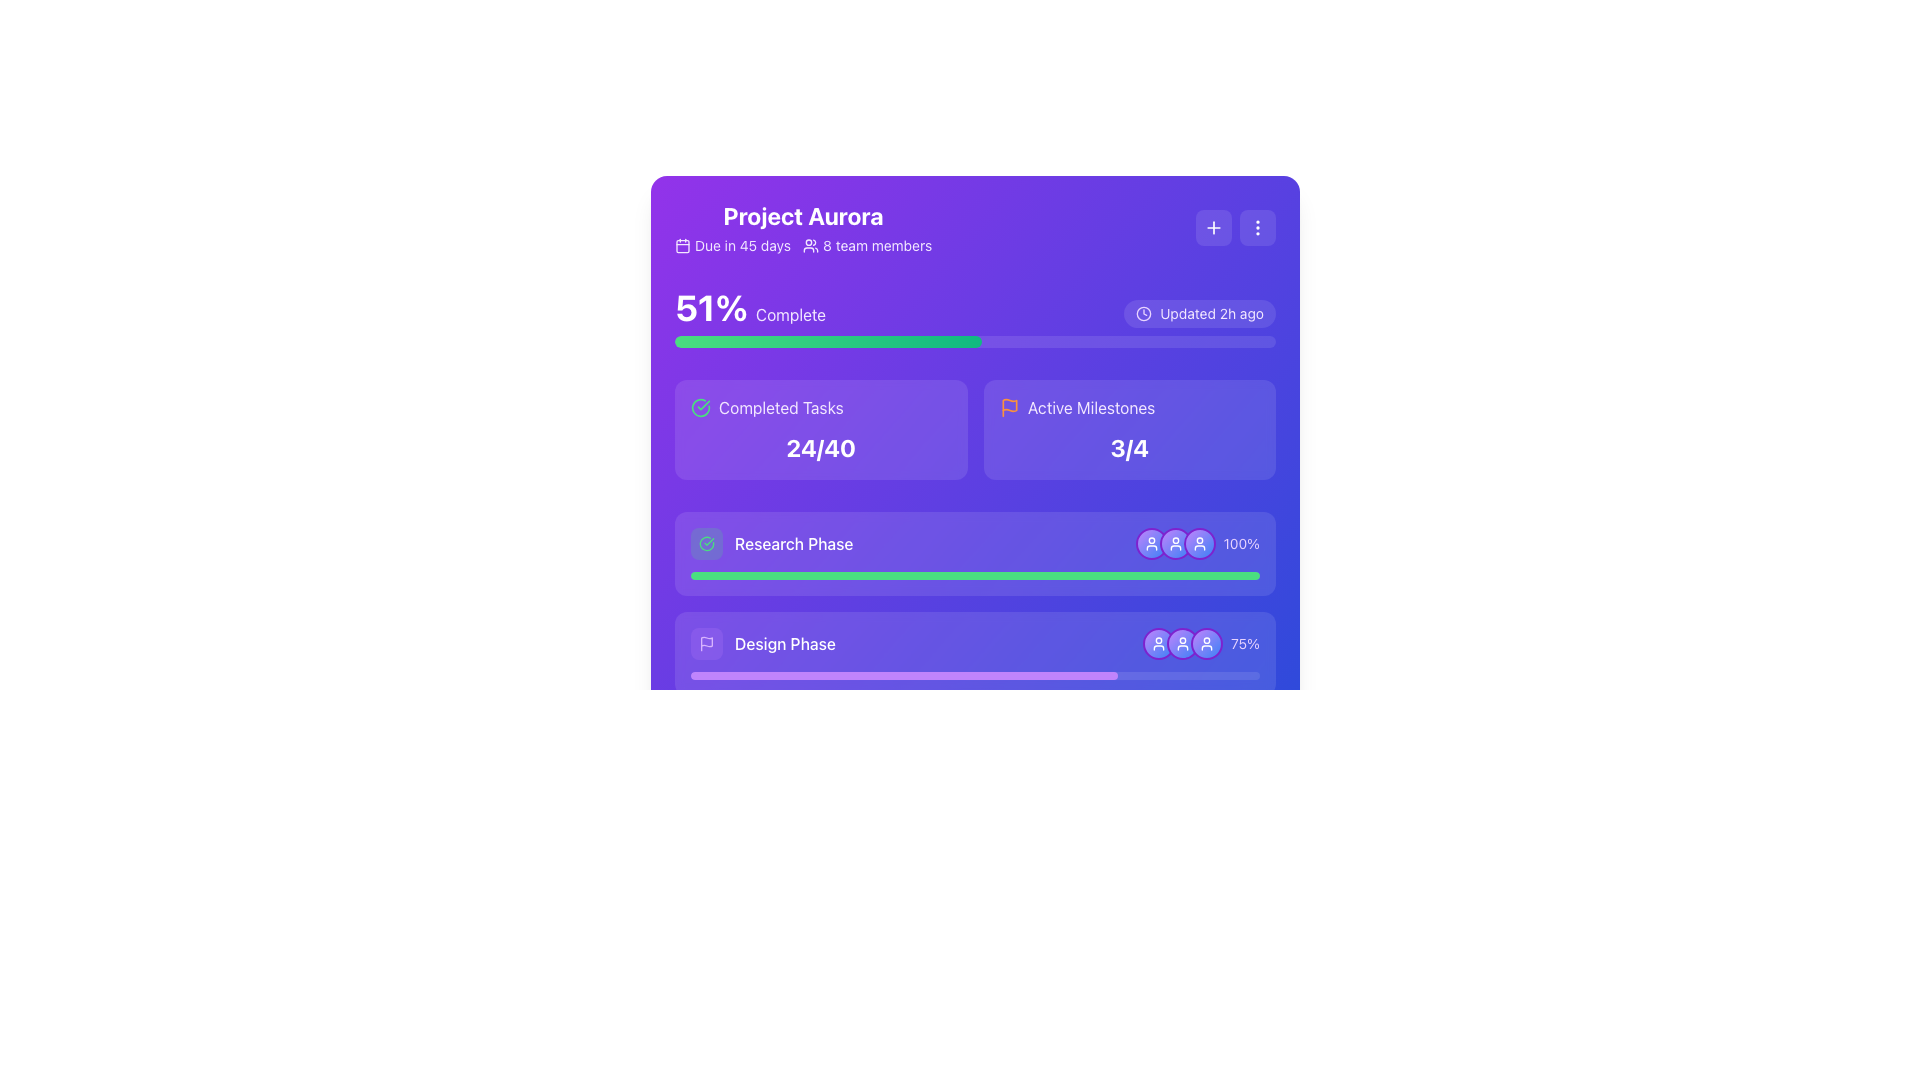  What do you see at coordinates (1129, 428) in the screenshot?
I see `the Information Display Card that summarizes active milestones for the project, located in the top row, second column of a two-column grid layout` at bounding box center [1129, 428].